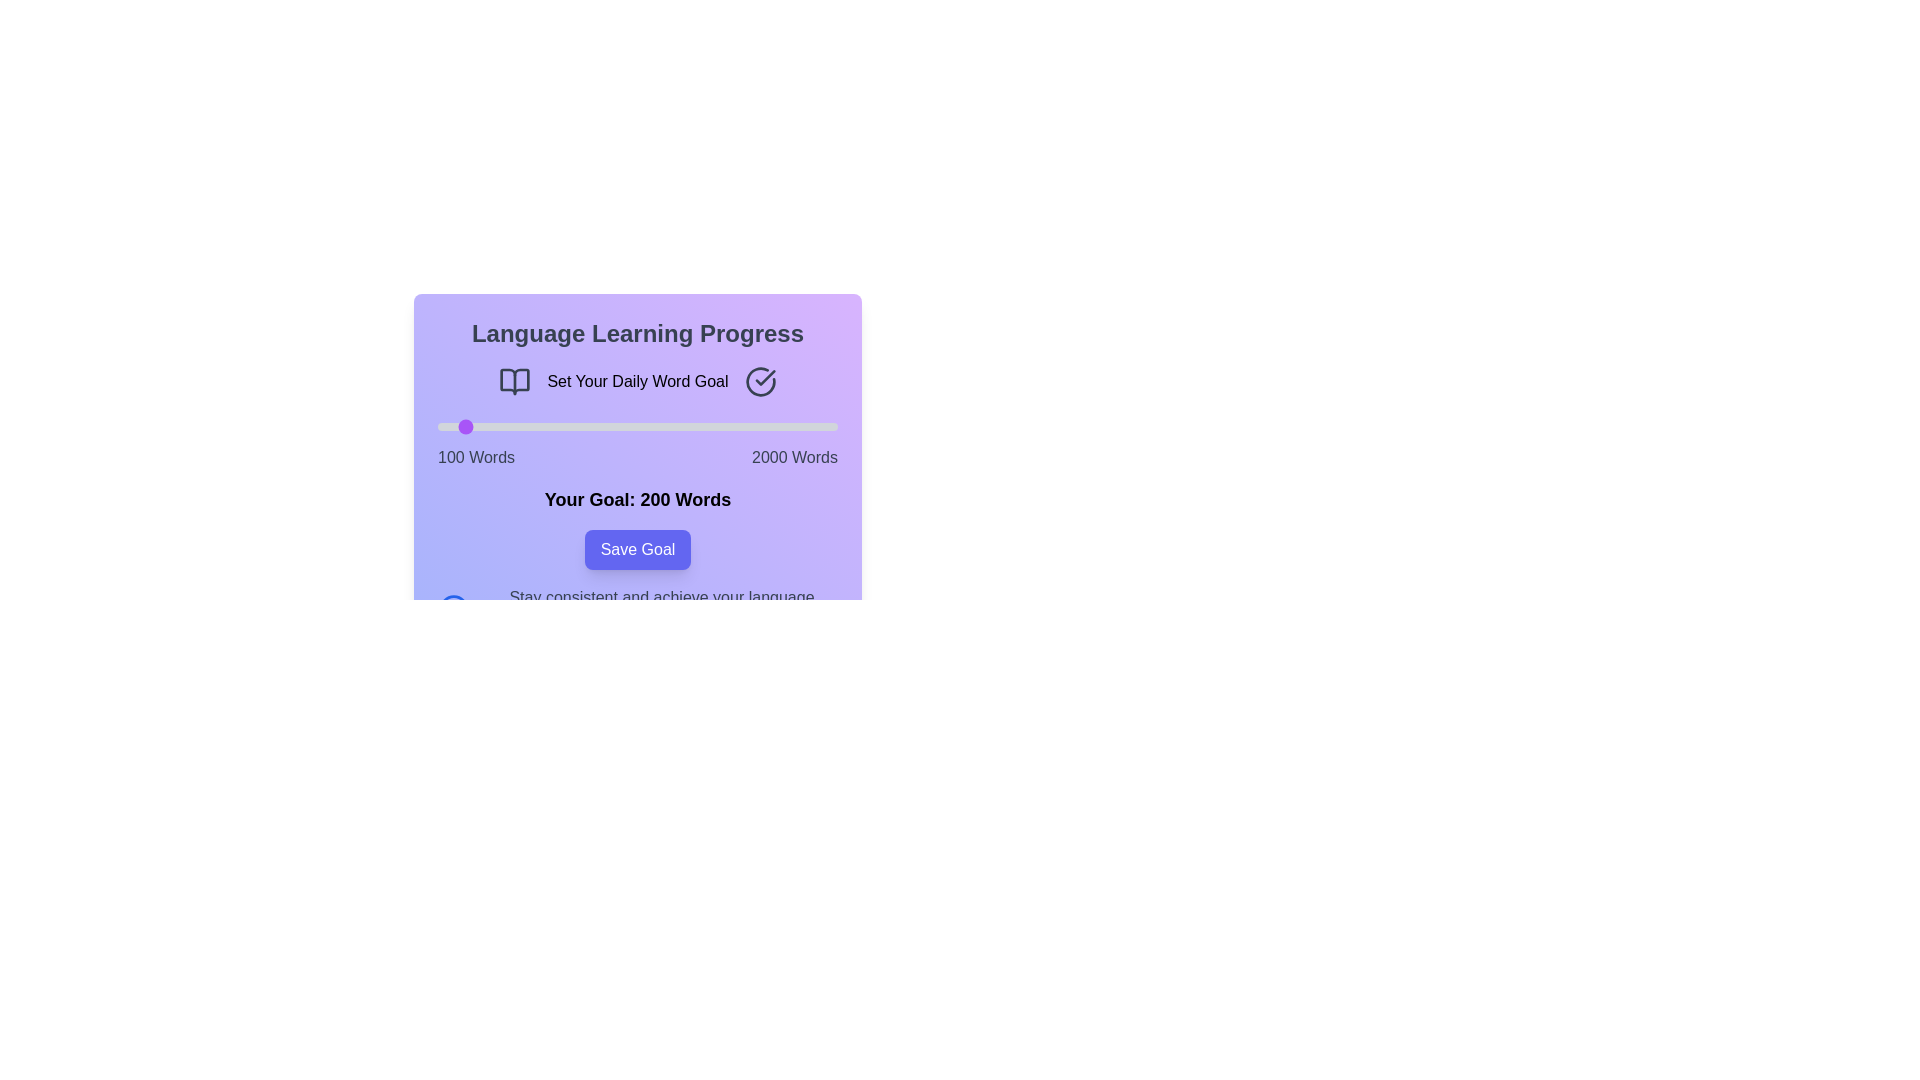  Describe the element at coordinates (715, 426) in the screenshot. I see `the slider to set the word count to 1419` at that location.